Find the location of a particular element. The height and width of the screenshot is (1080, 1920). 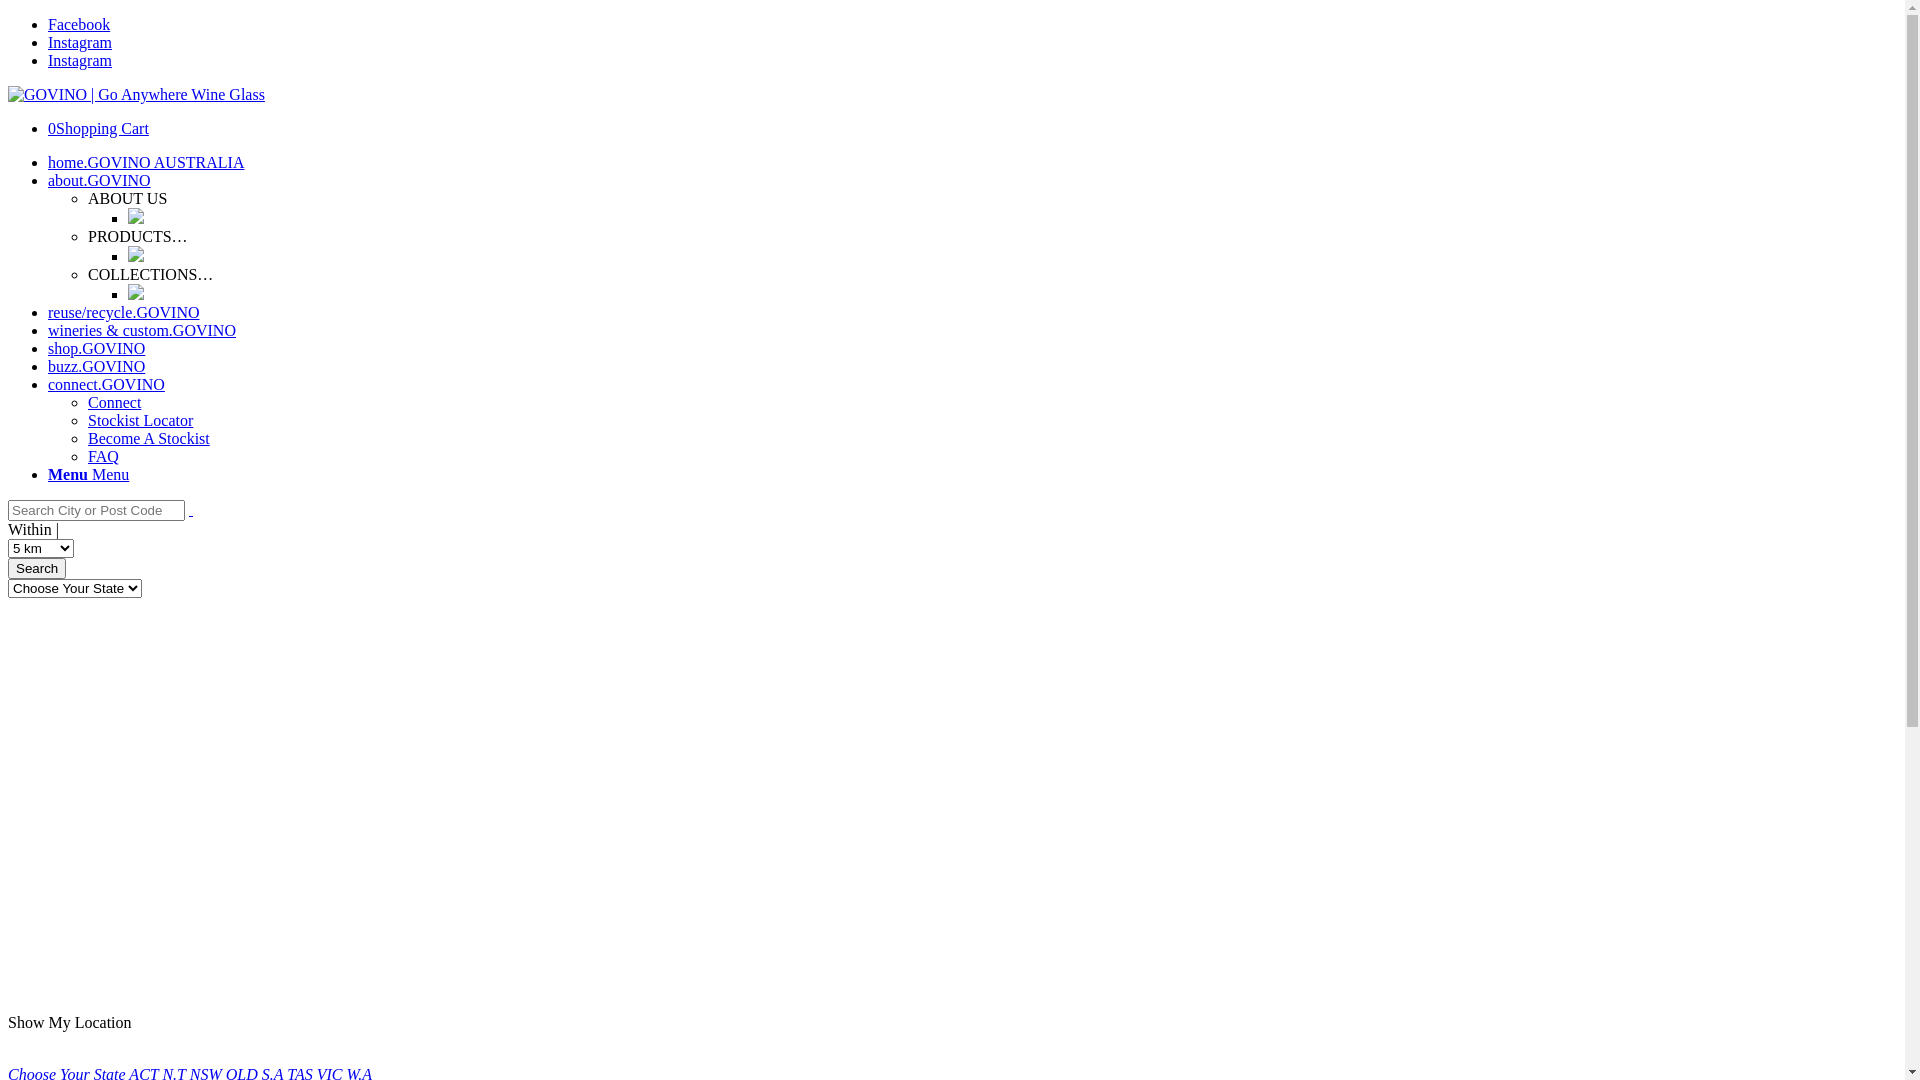

'Connect' is located at coordinates (113, 402).